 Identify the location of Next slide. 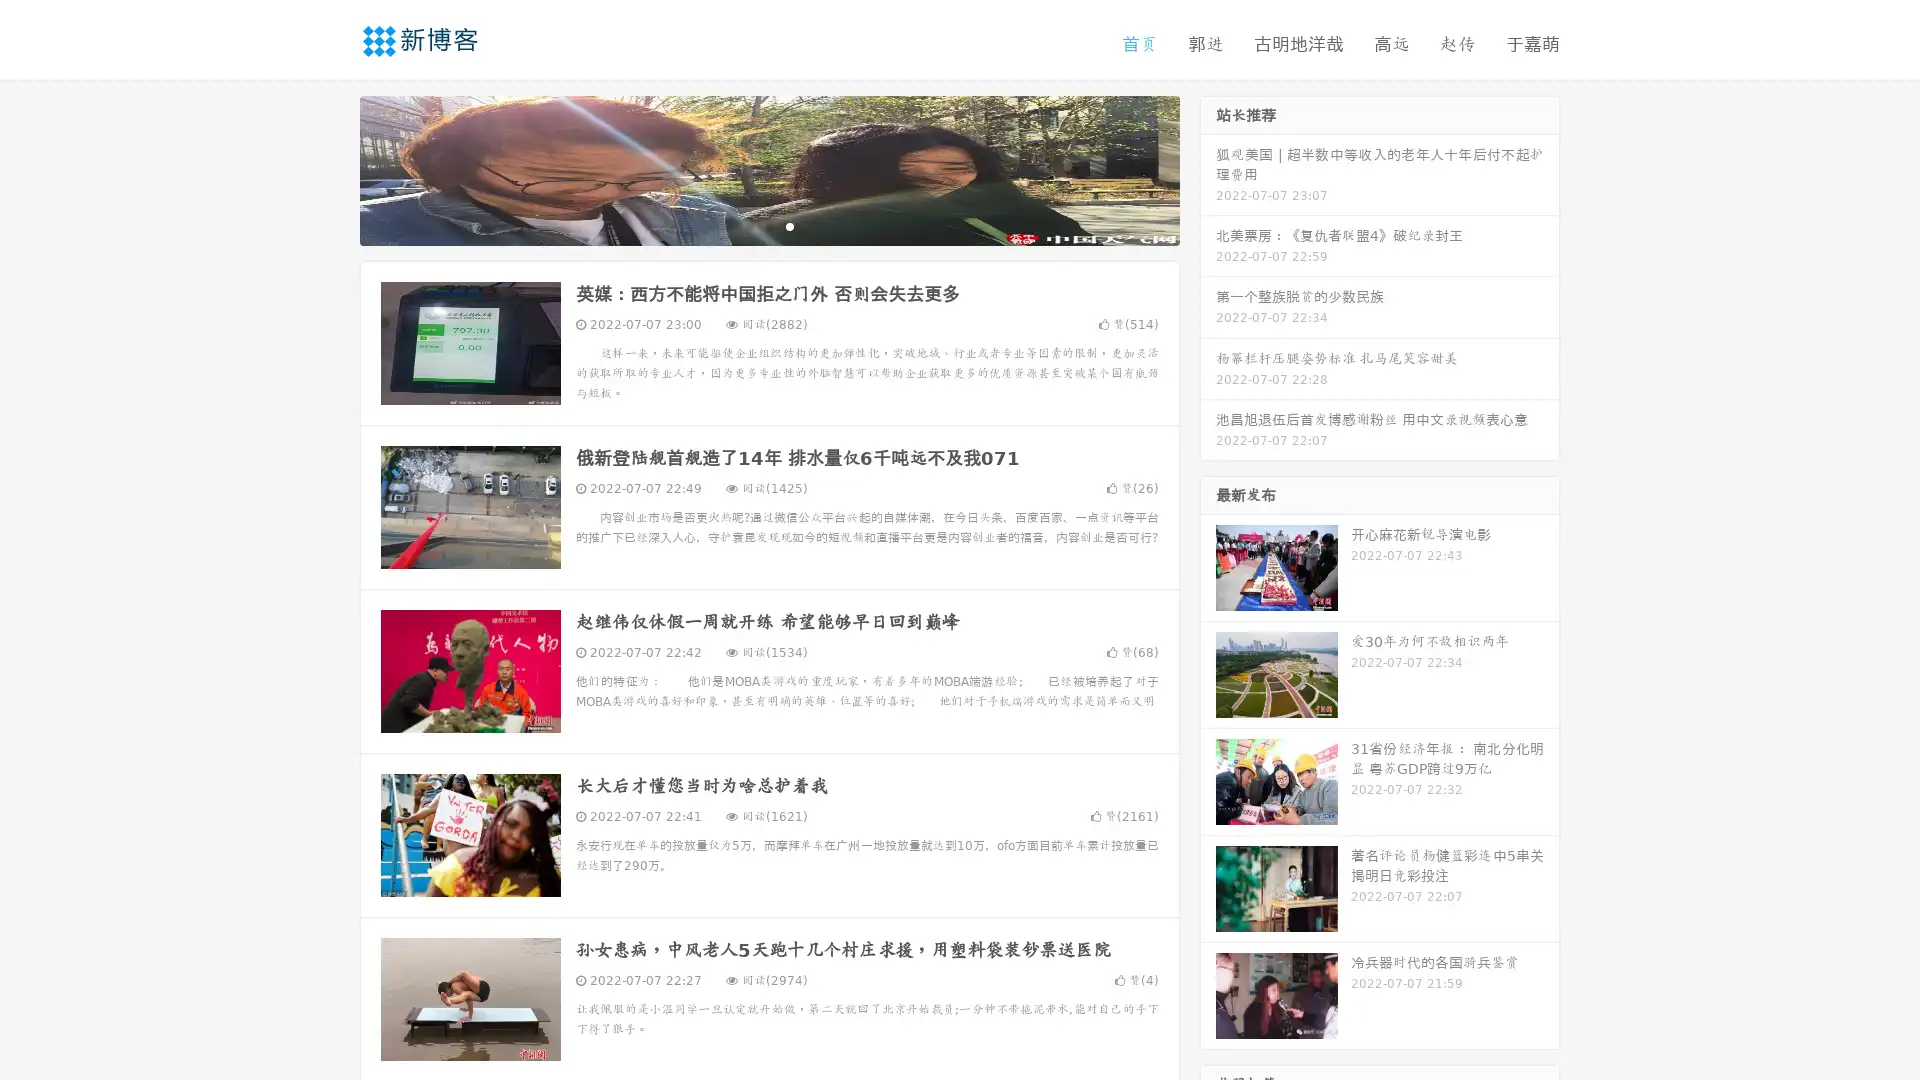
(1208, 168).